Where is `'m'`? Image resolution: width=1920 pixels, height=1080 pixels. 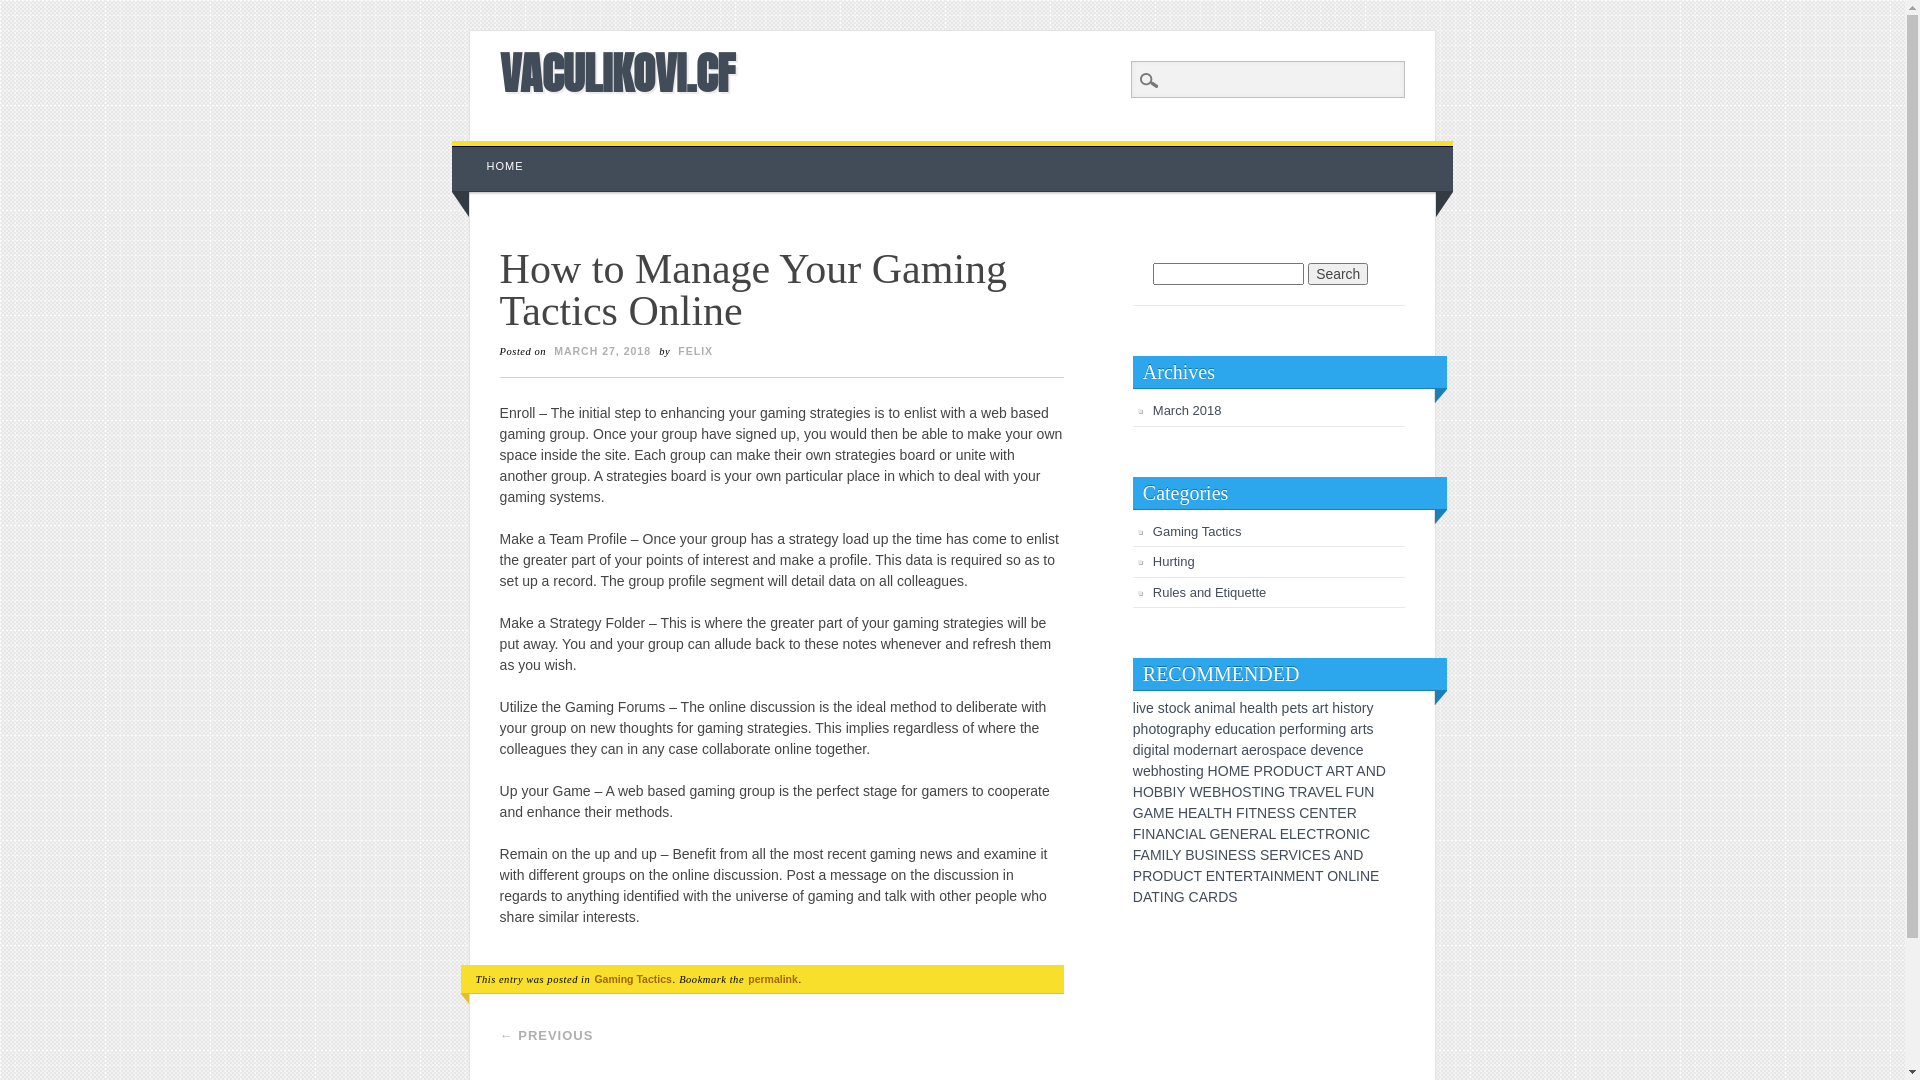
'm' is located at coordinates (1218, 707).